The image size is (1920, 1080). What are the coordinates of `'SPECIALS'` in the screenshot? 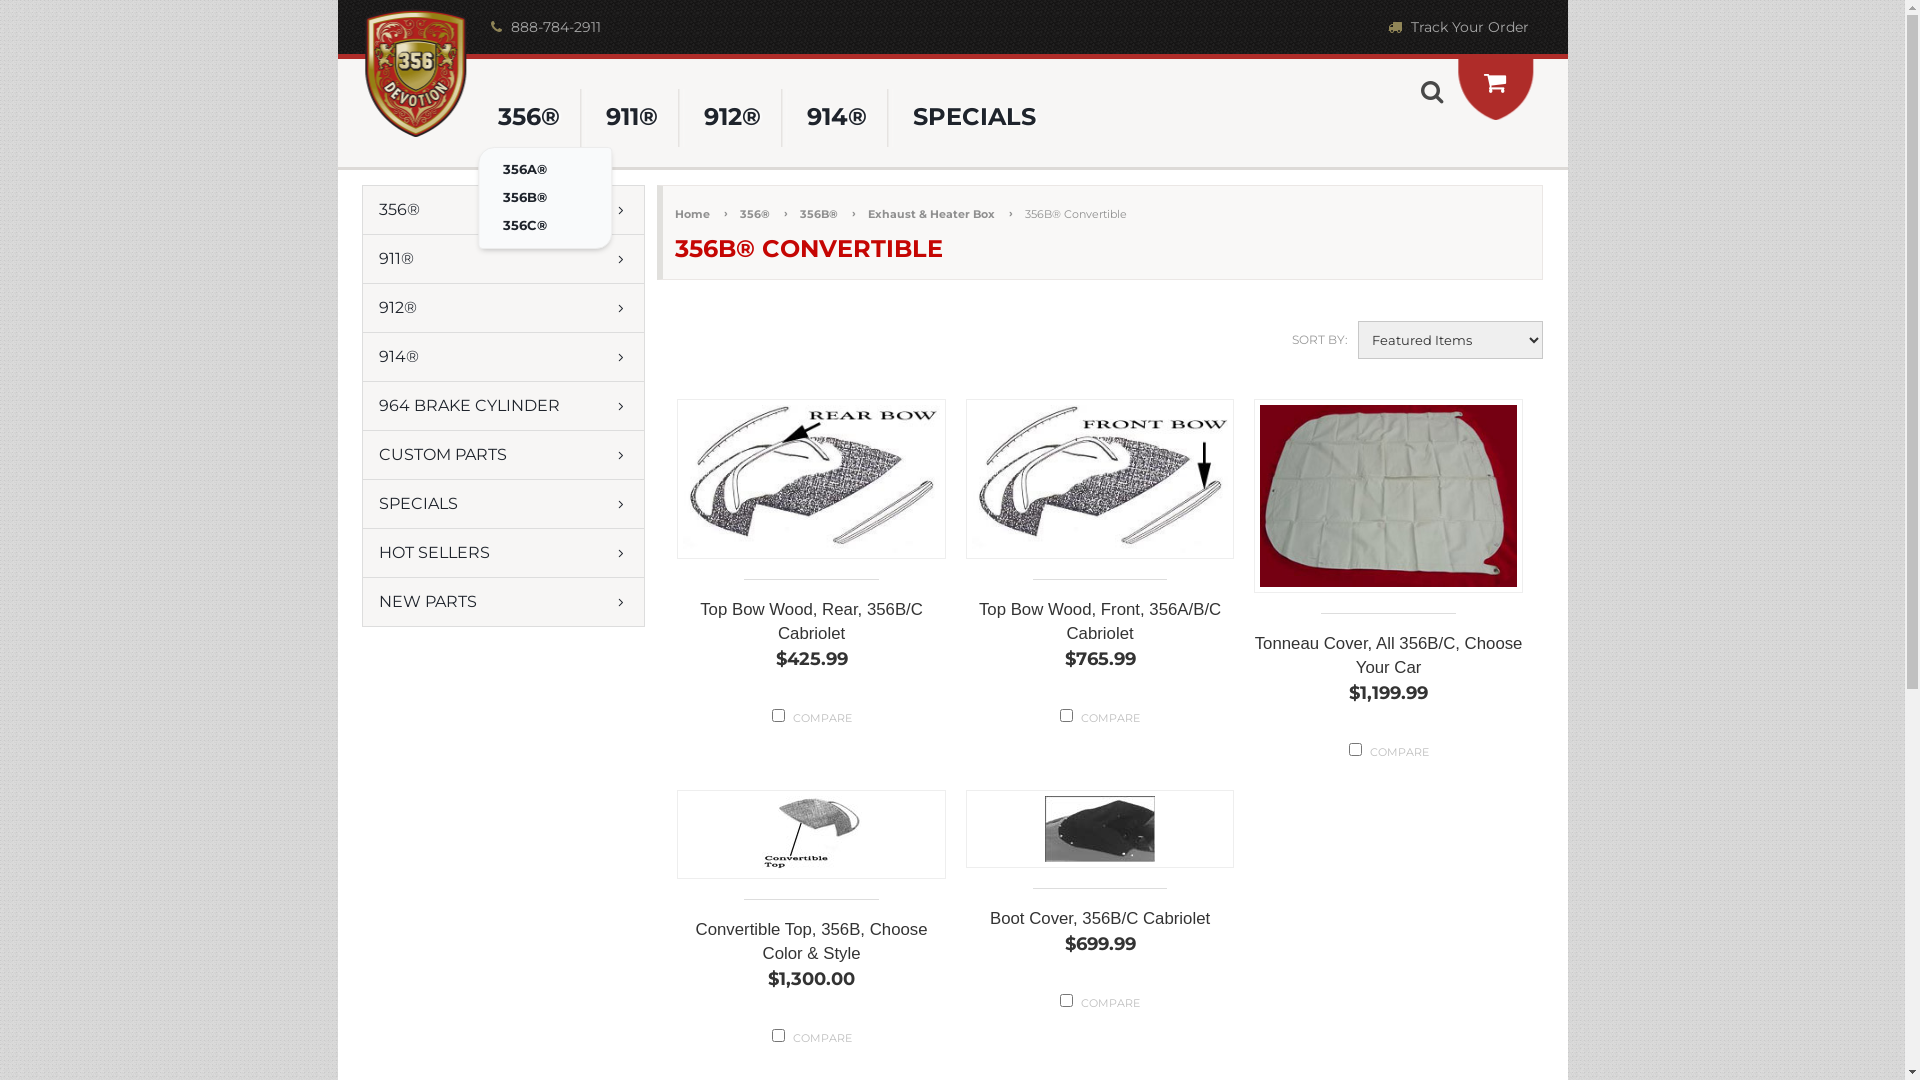 It's located at (974, 118).